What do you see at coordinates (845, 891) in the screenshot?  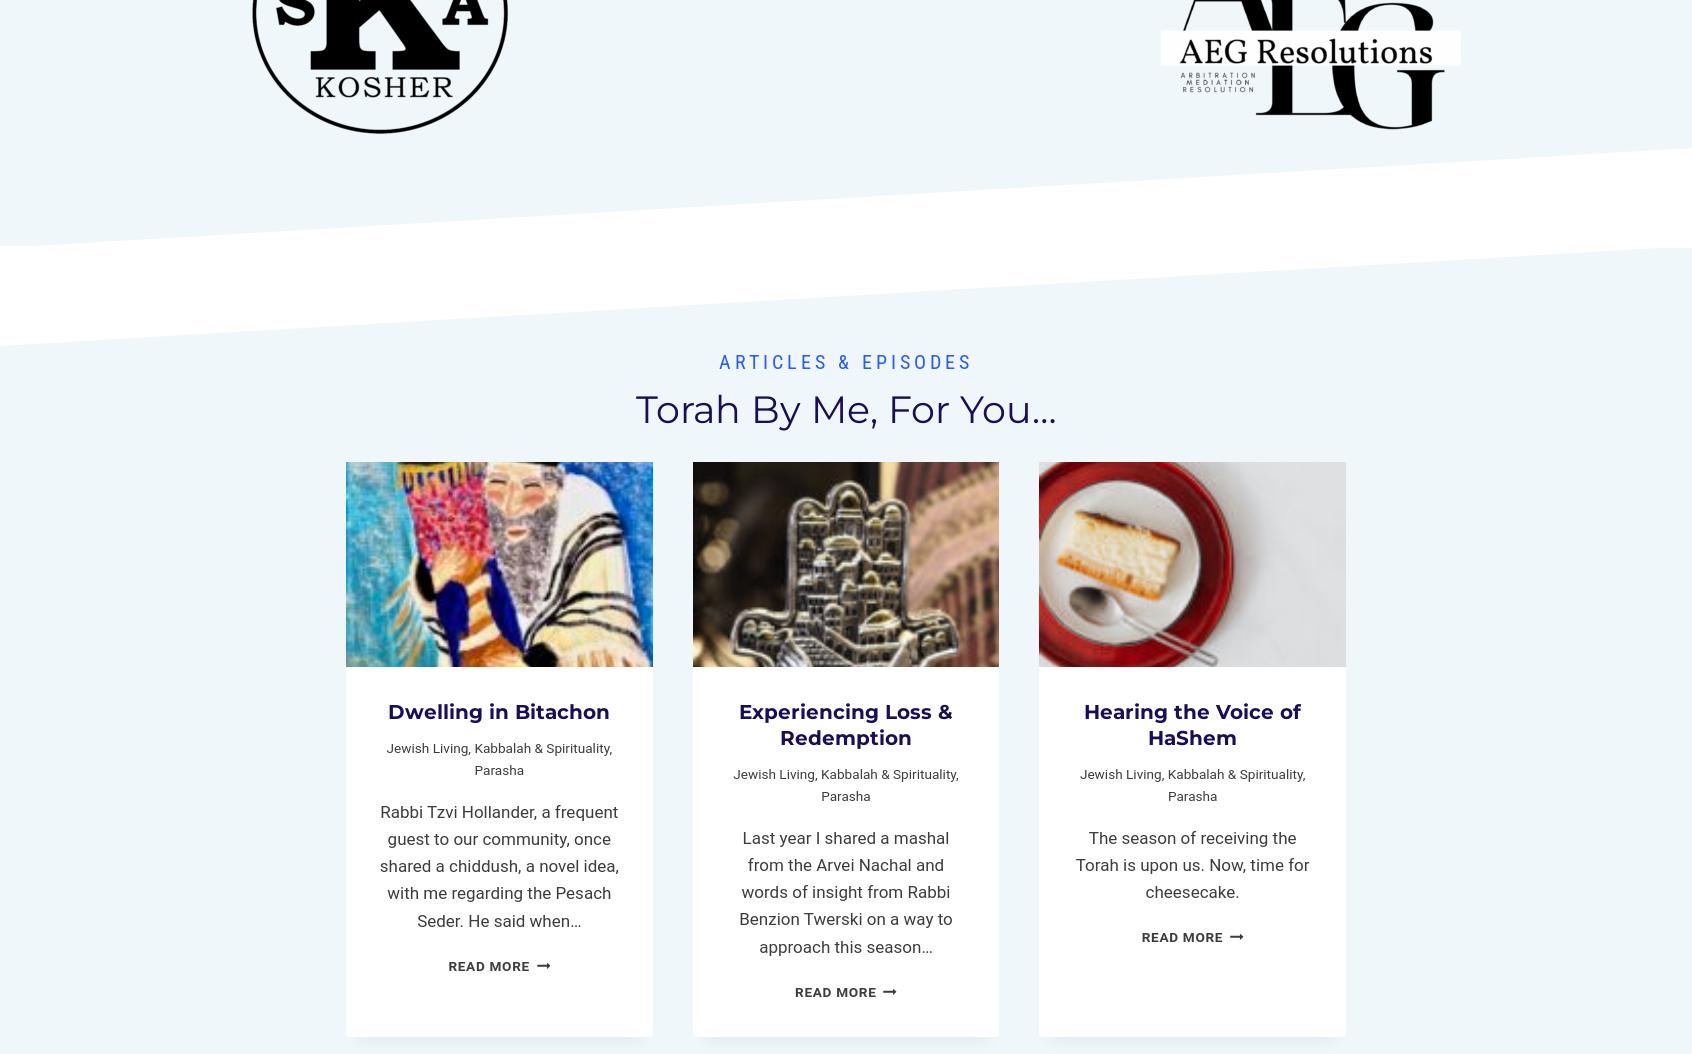 I see `'Last year I shared a mashal from the Arvei Nachal and words of insight from Rabbi Benzion Twerski on a way to approach this season…'` at bounding box center [845, 891].